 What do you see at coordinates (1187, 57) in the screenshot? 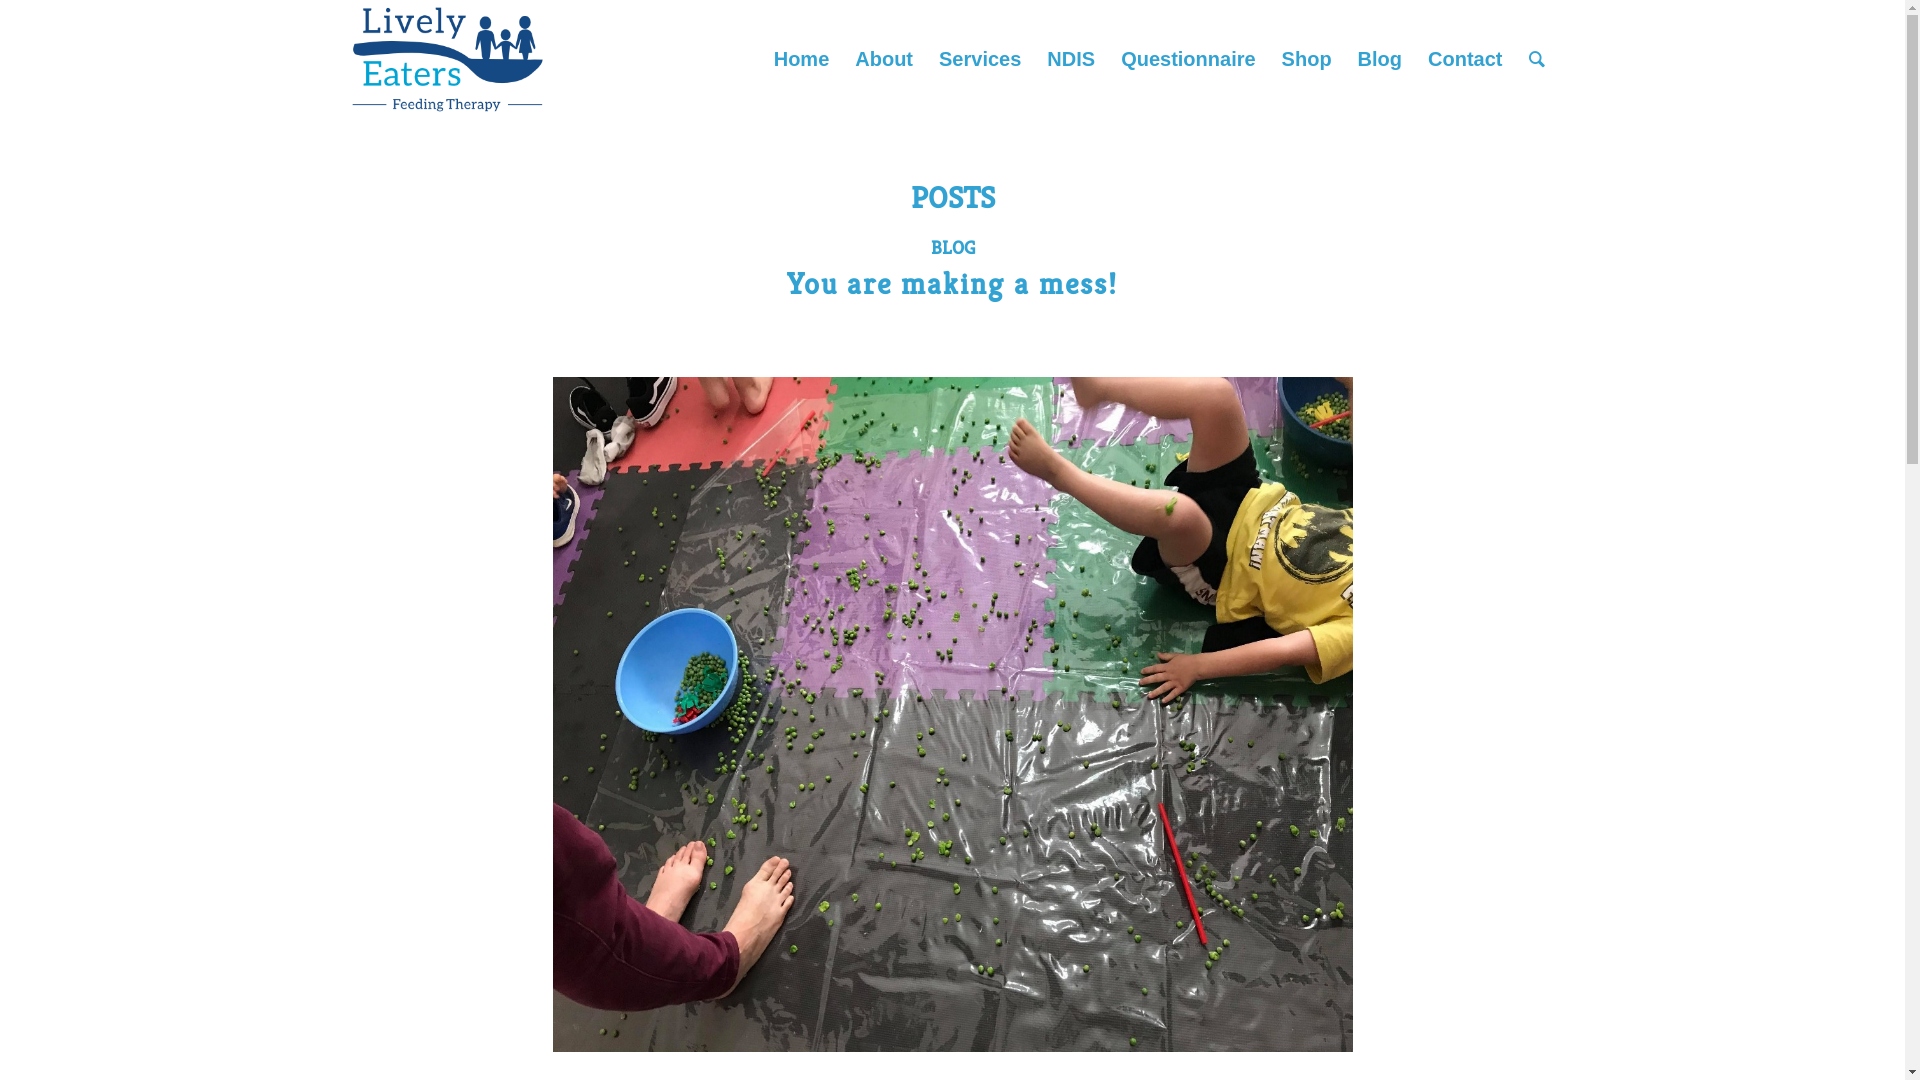
I see `'Questionnaire'` at bounding box center [1187, 57].